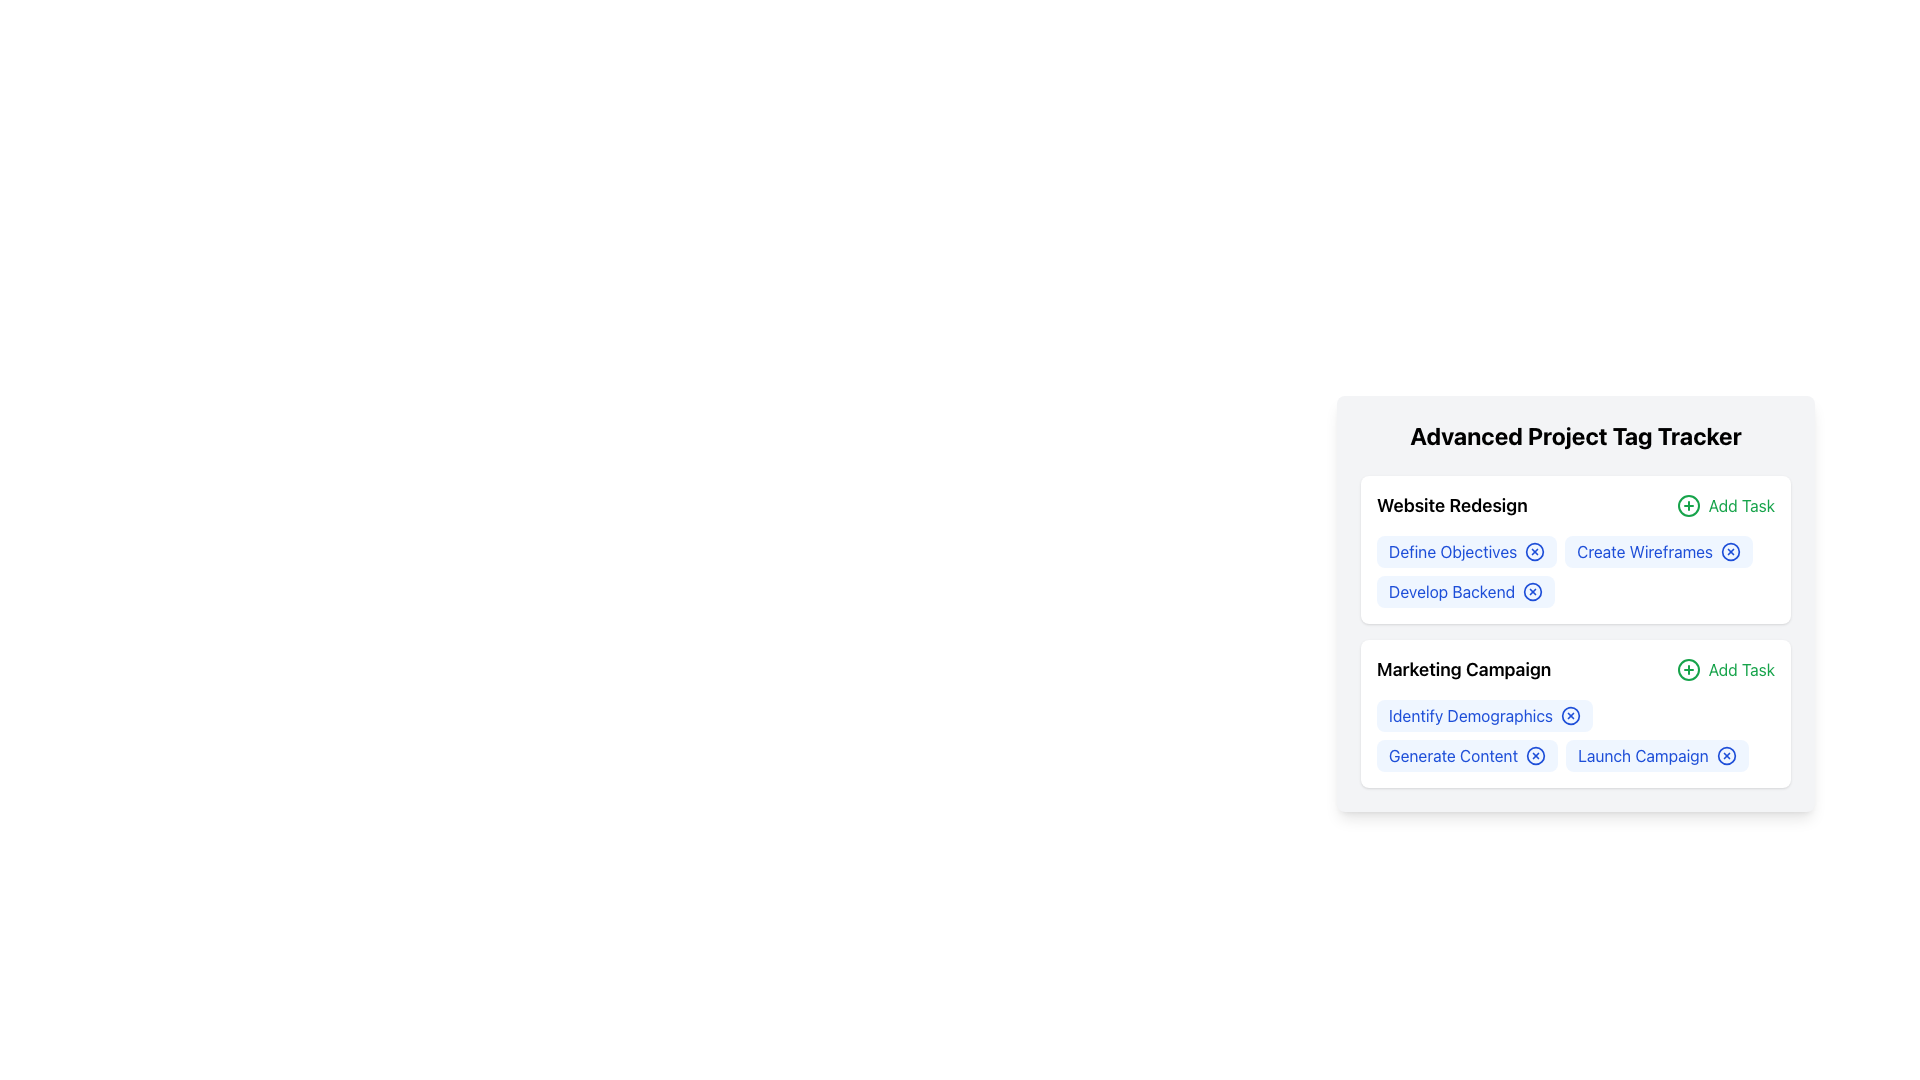  I want to click on the grouped interactive tags located in the 'Marketing Campaign' section below the title 'Marketing Campaign Add Task', so click(1574, 736).